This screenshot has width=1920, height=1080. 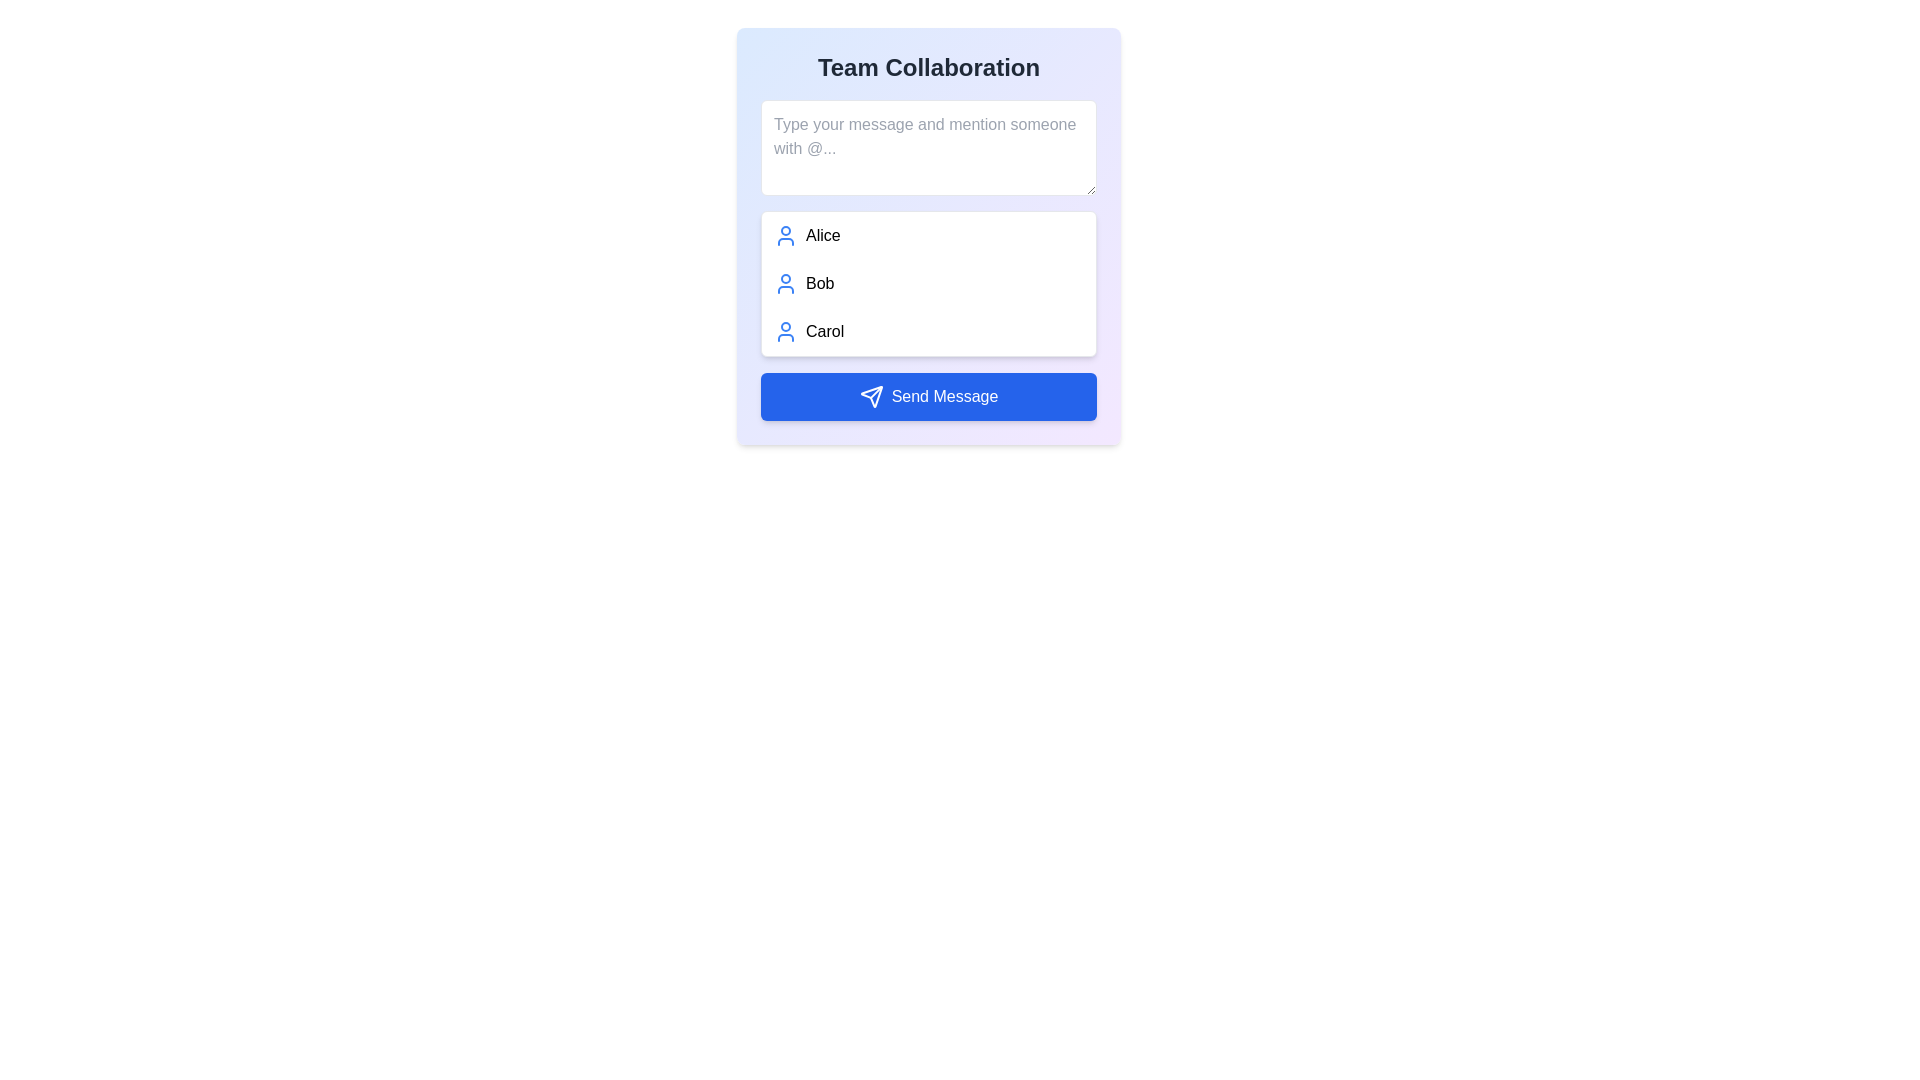 I want to click on the user profile icon outlined in blue that represents the head and shoulders of a person, located to the left of the text 'Alice', so click(x=785, y=234).